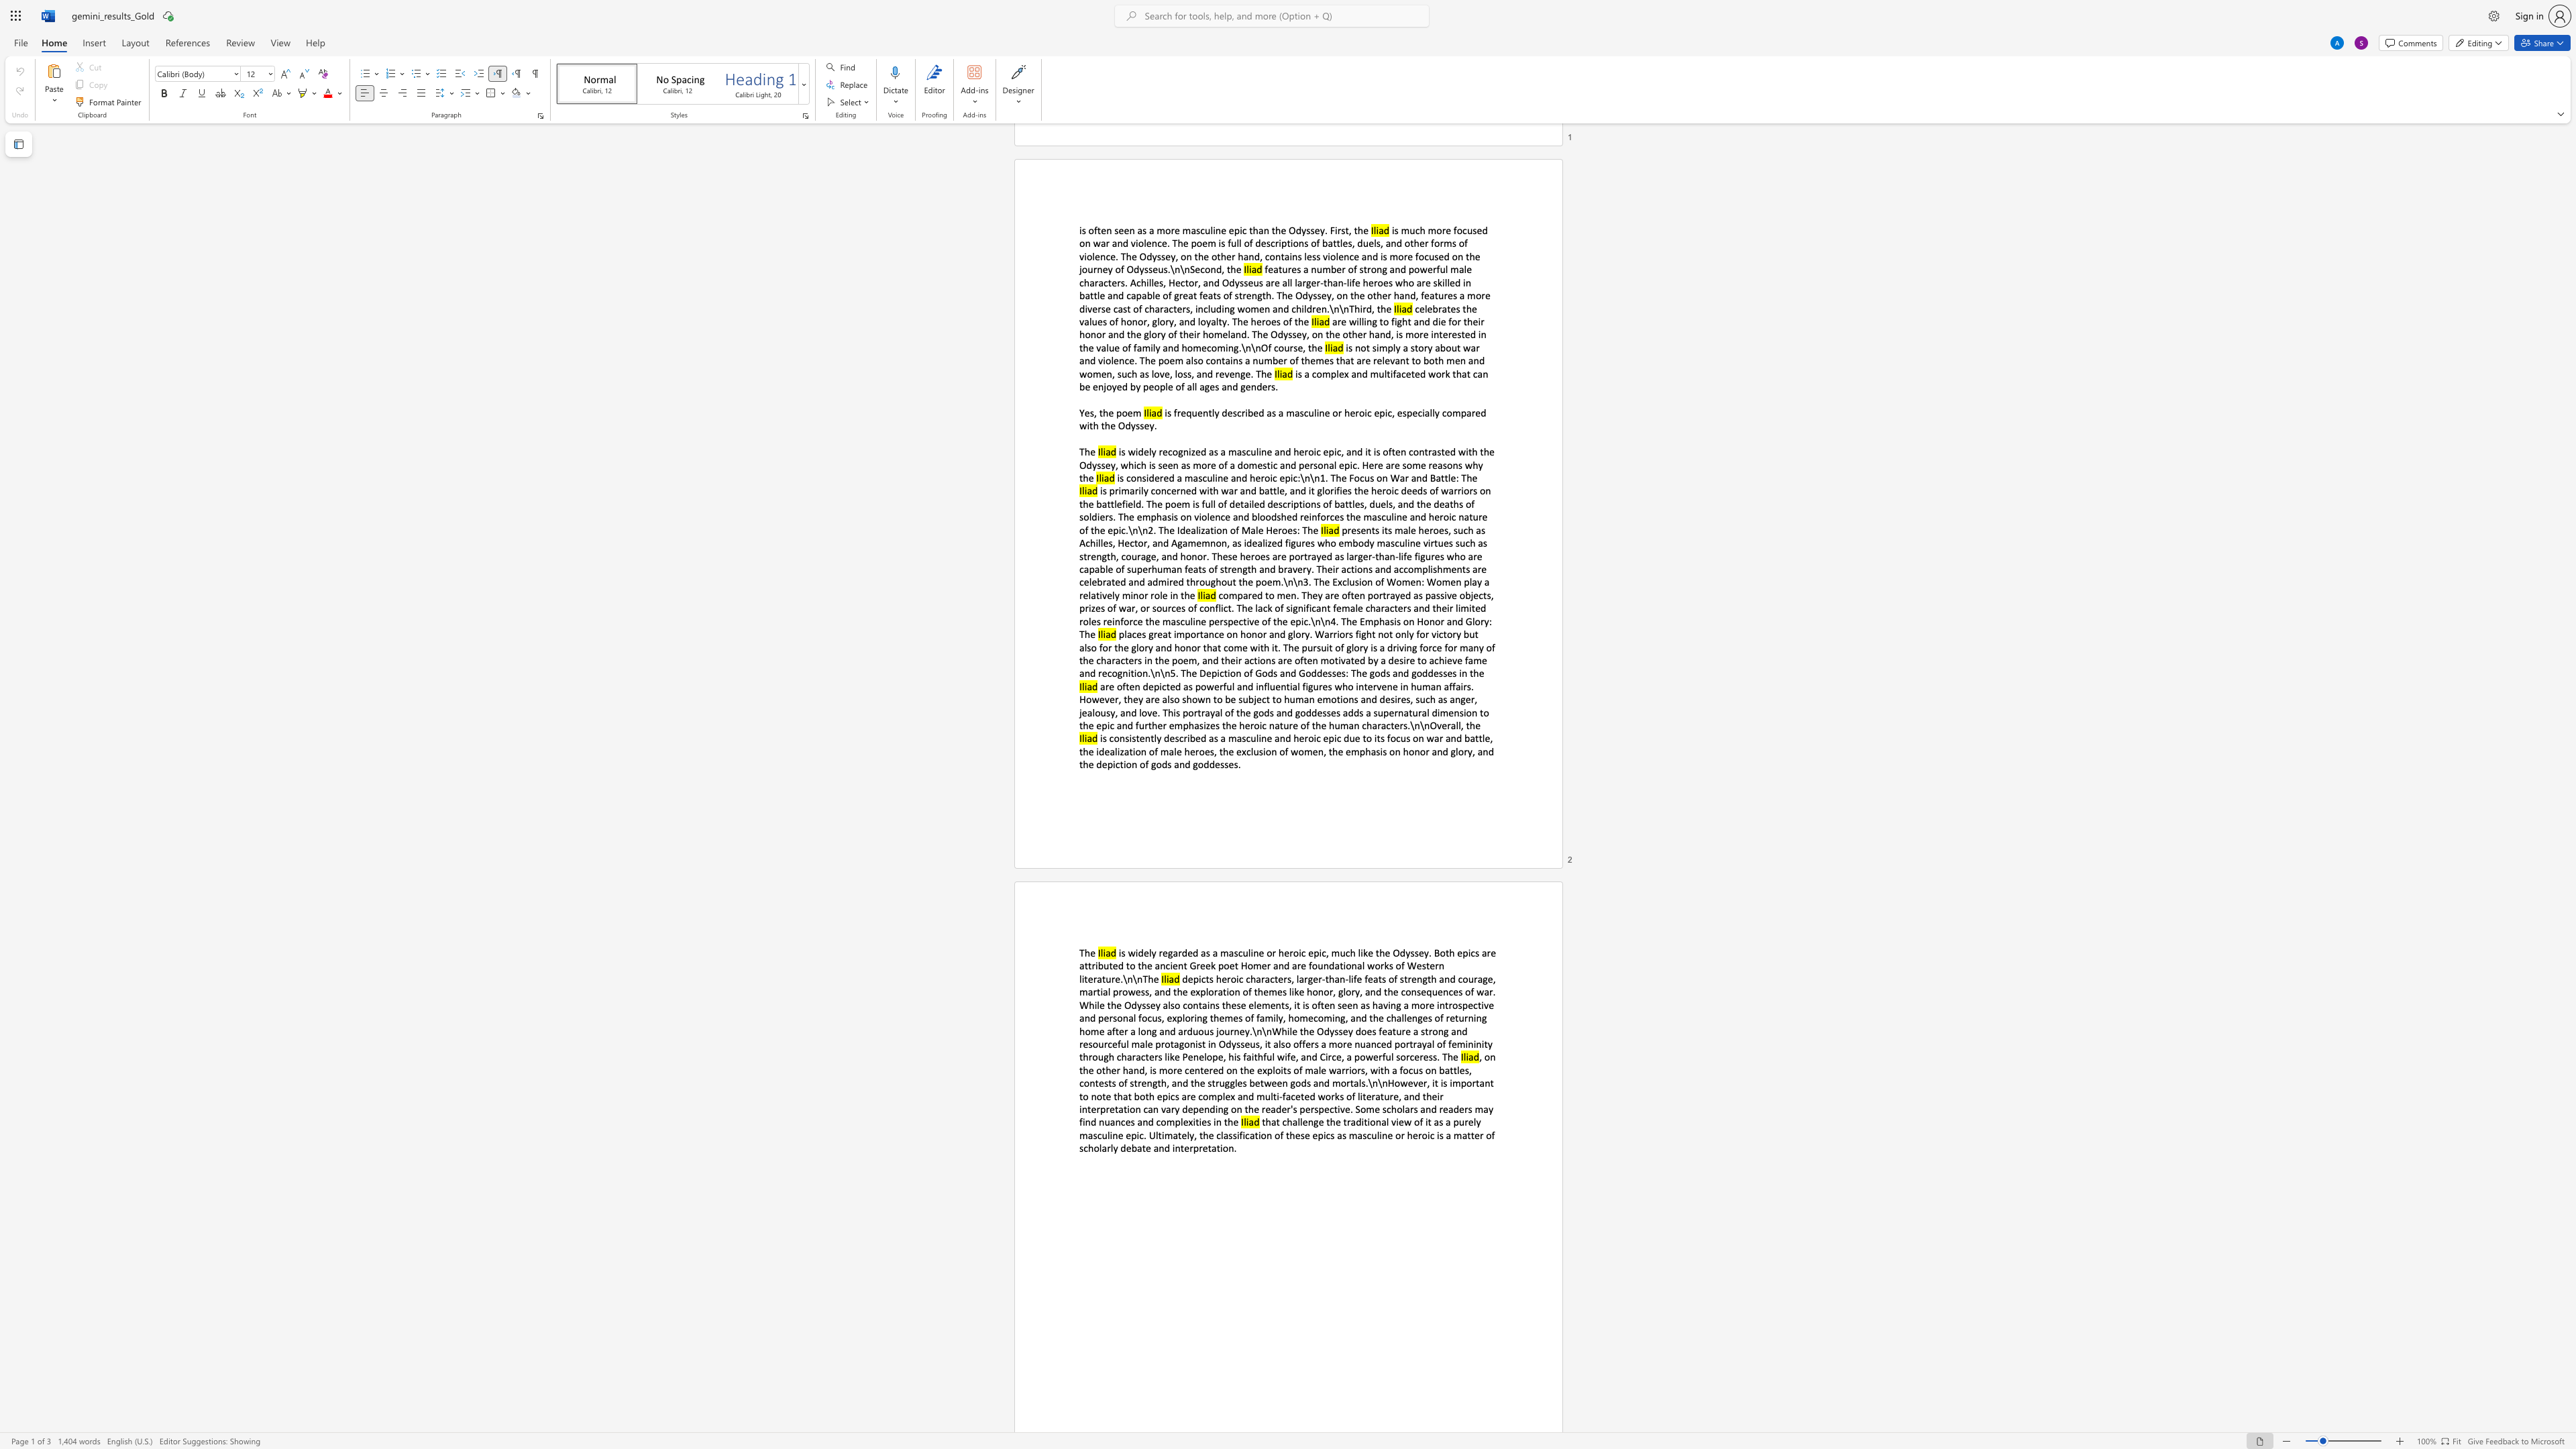 This screenshot has height=1449, width=2576. I want to click on the subset text "rded as a masculine or heroic epic, much like the Odyssey. Both epics are attributed to the ancient Greek poet Homer and are foundational" within the text "is widely regarded as a masculine or heroic epic, much like the Odyssey. Both epics are attributed to the ancient Greek poet Homer and are foundational works of Western literature.\n\nThe", so click(1177, 952).